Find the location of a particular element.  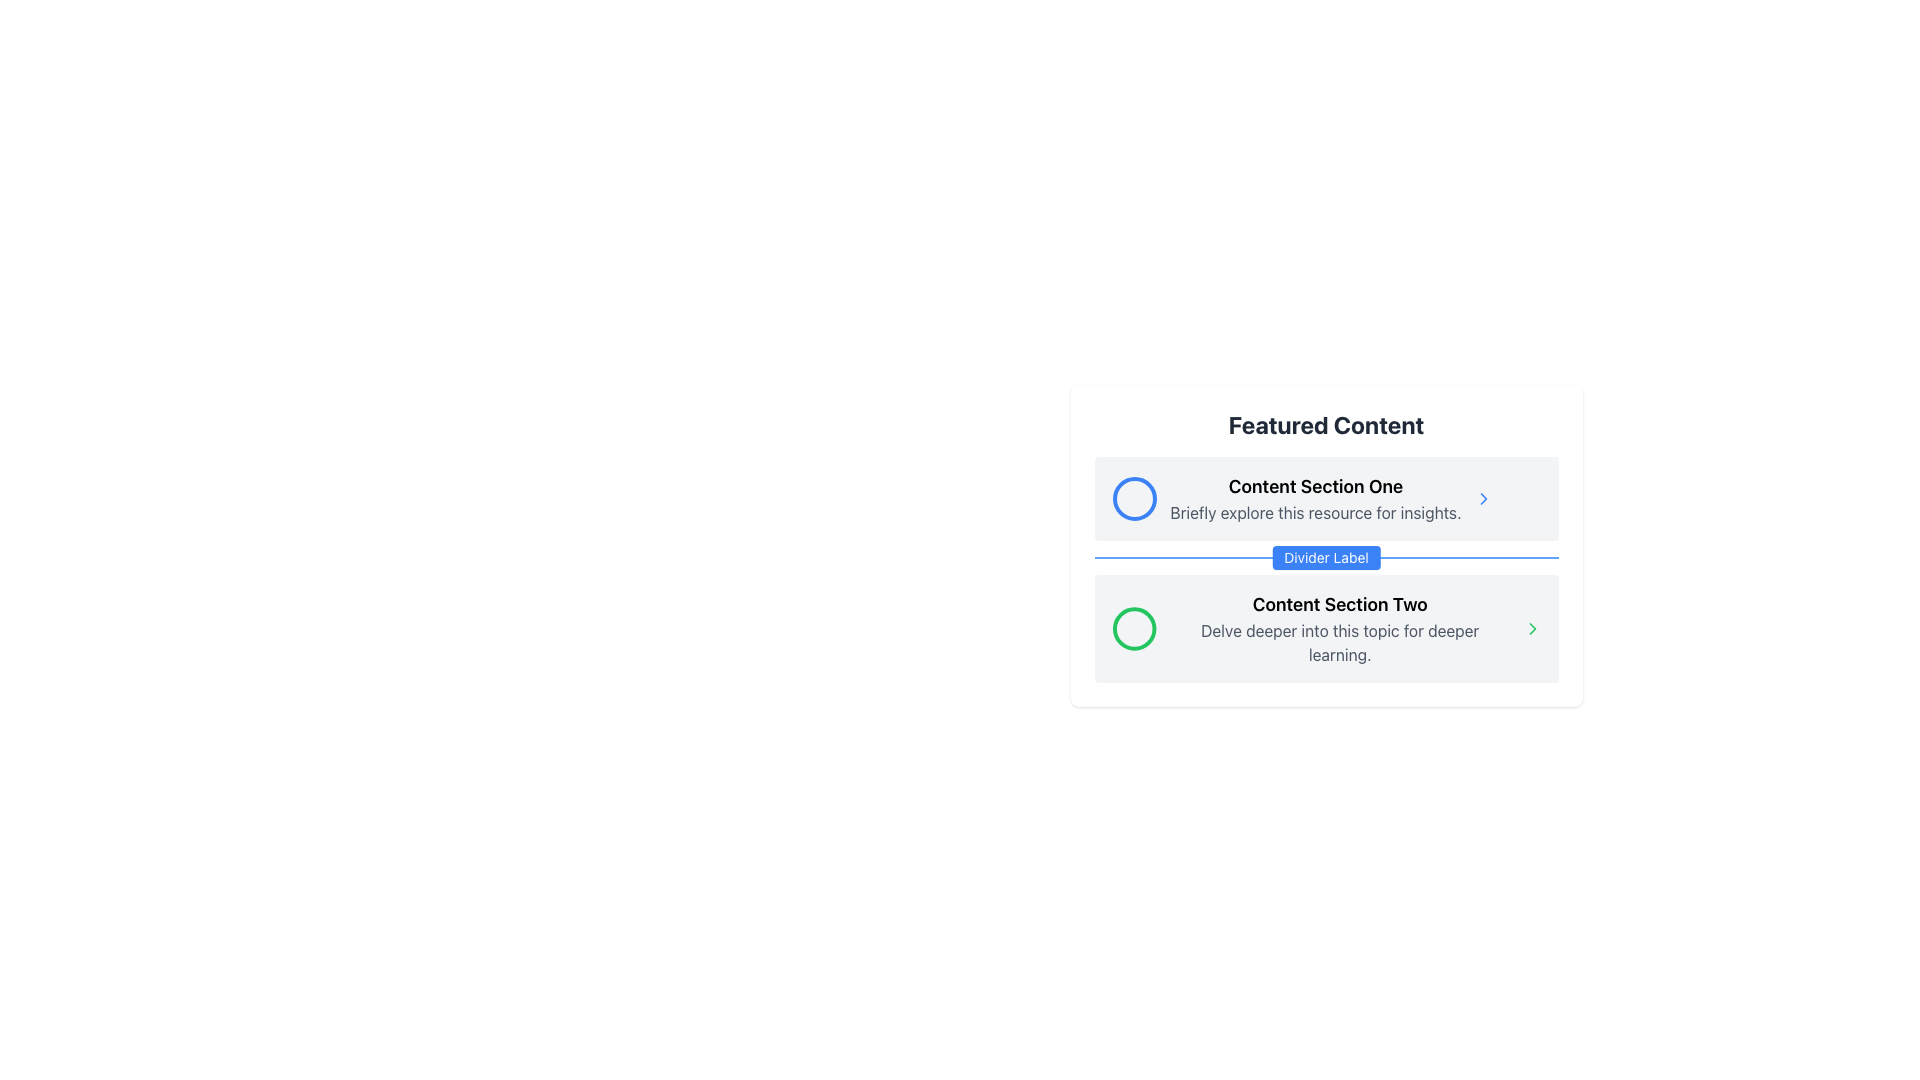

the Chevron icon located at the right edge of the box containing 'Content Section One' is located at coordinates (1483, 497).